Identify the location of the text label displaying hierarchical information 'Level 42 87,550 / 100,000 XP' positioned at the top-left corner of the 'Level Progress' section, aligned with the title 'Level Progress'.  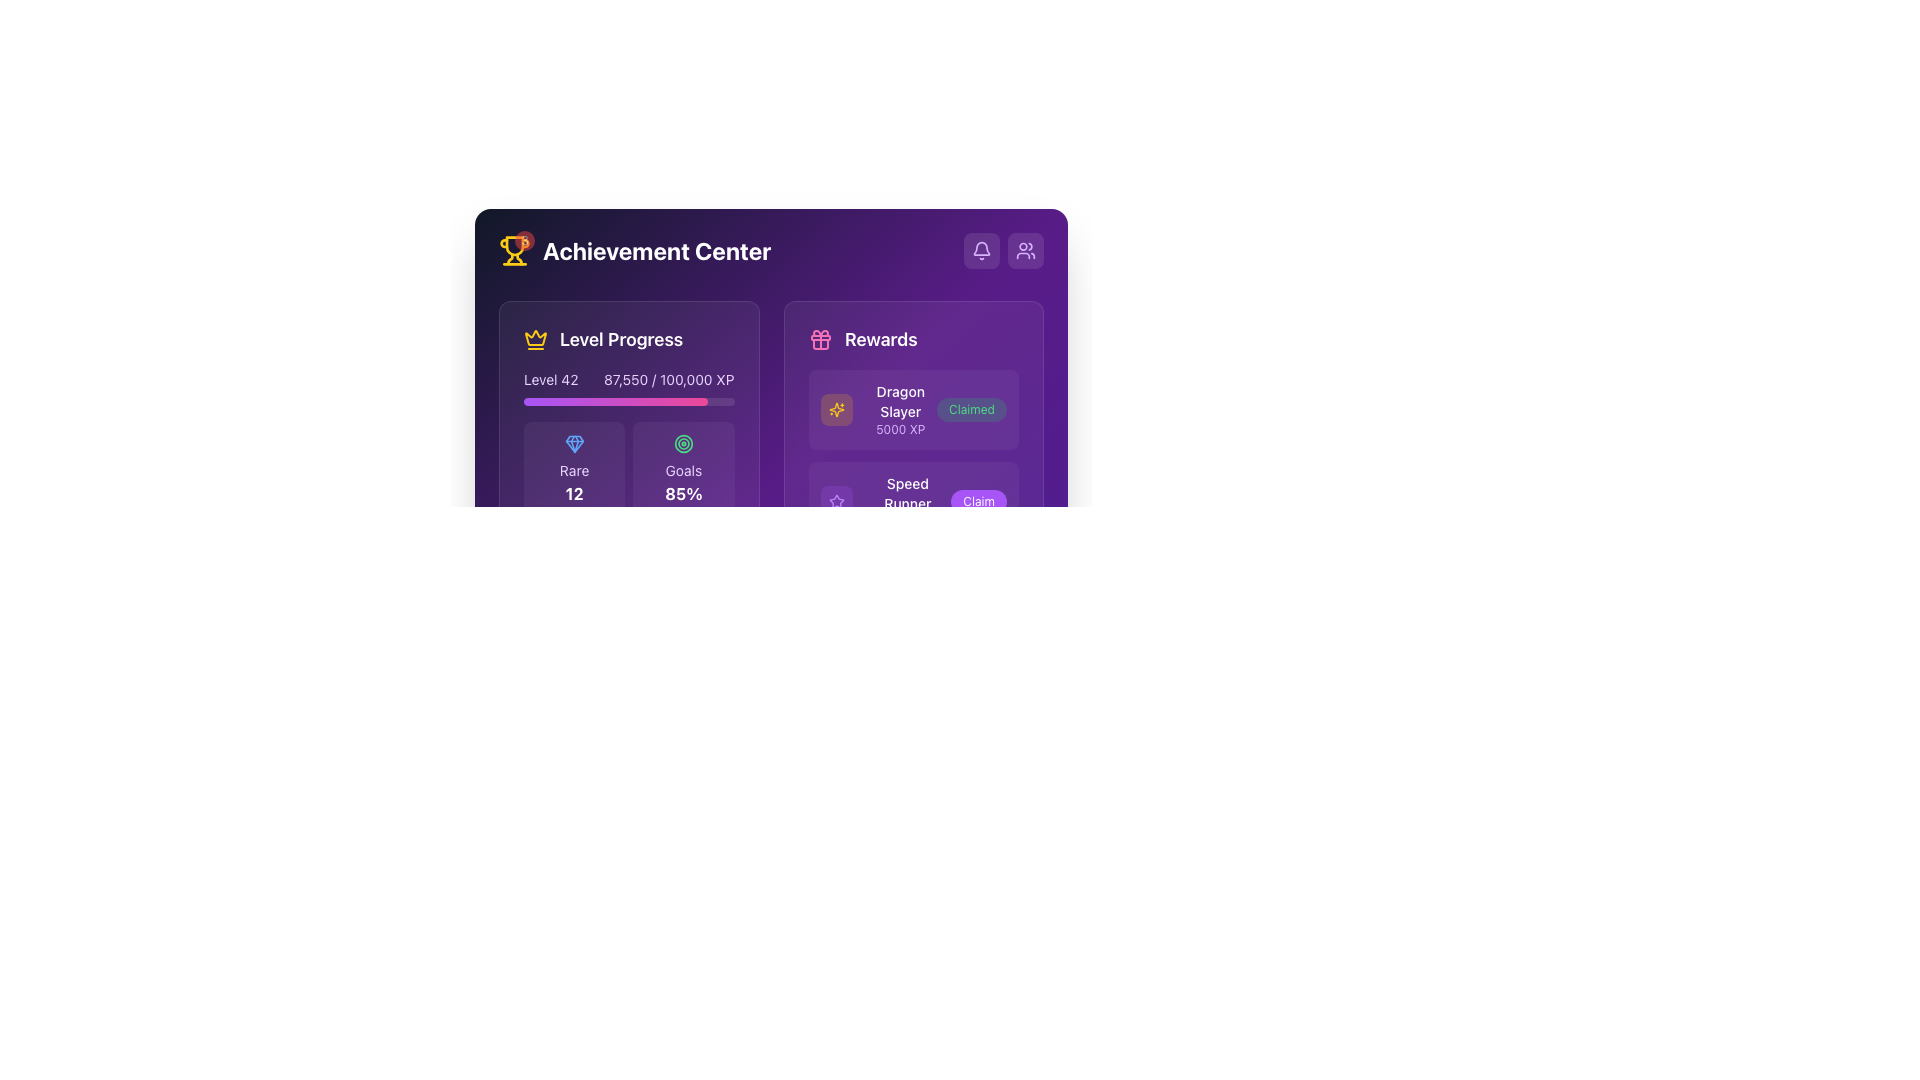
(628, 380).